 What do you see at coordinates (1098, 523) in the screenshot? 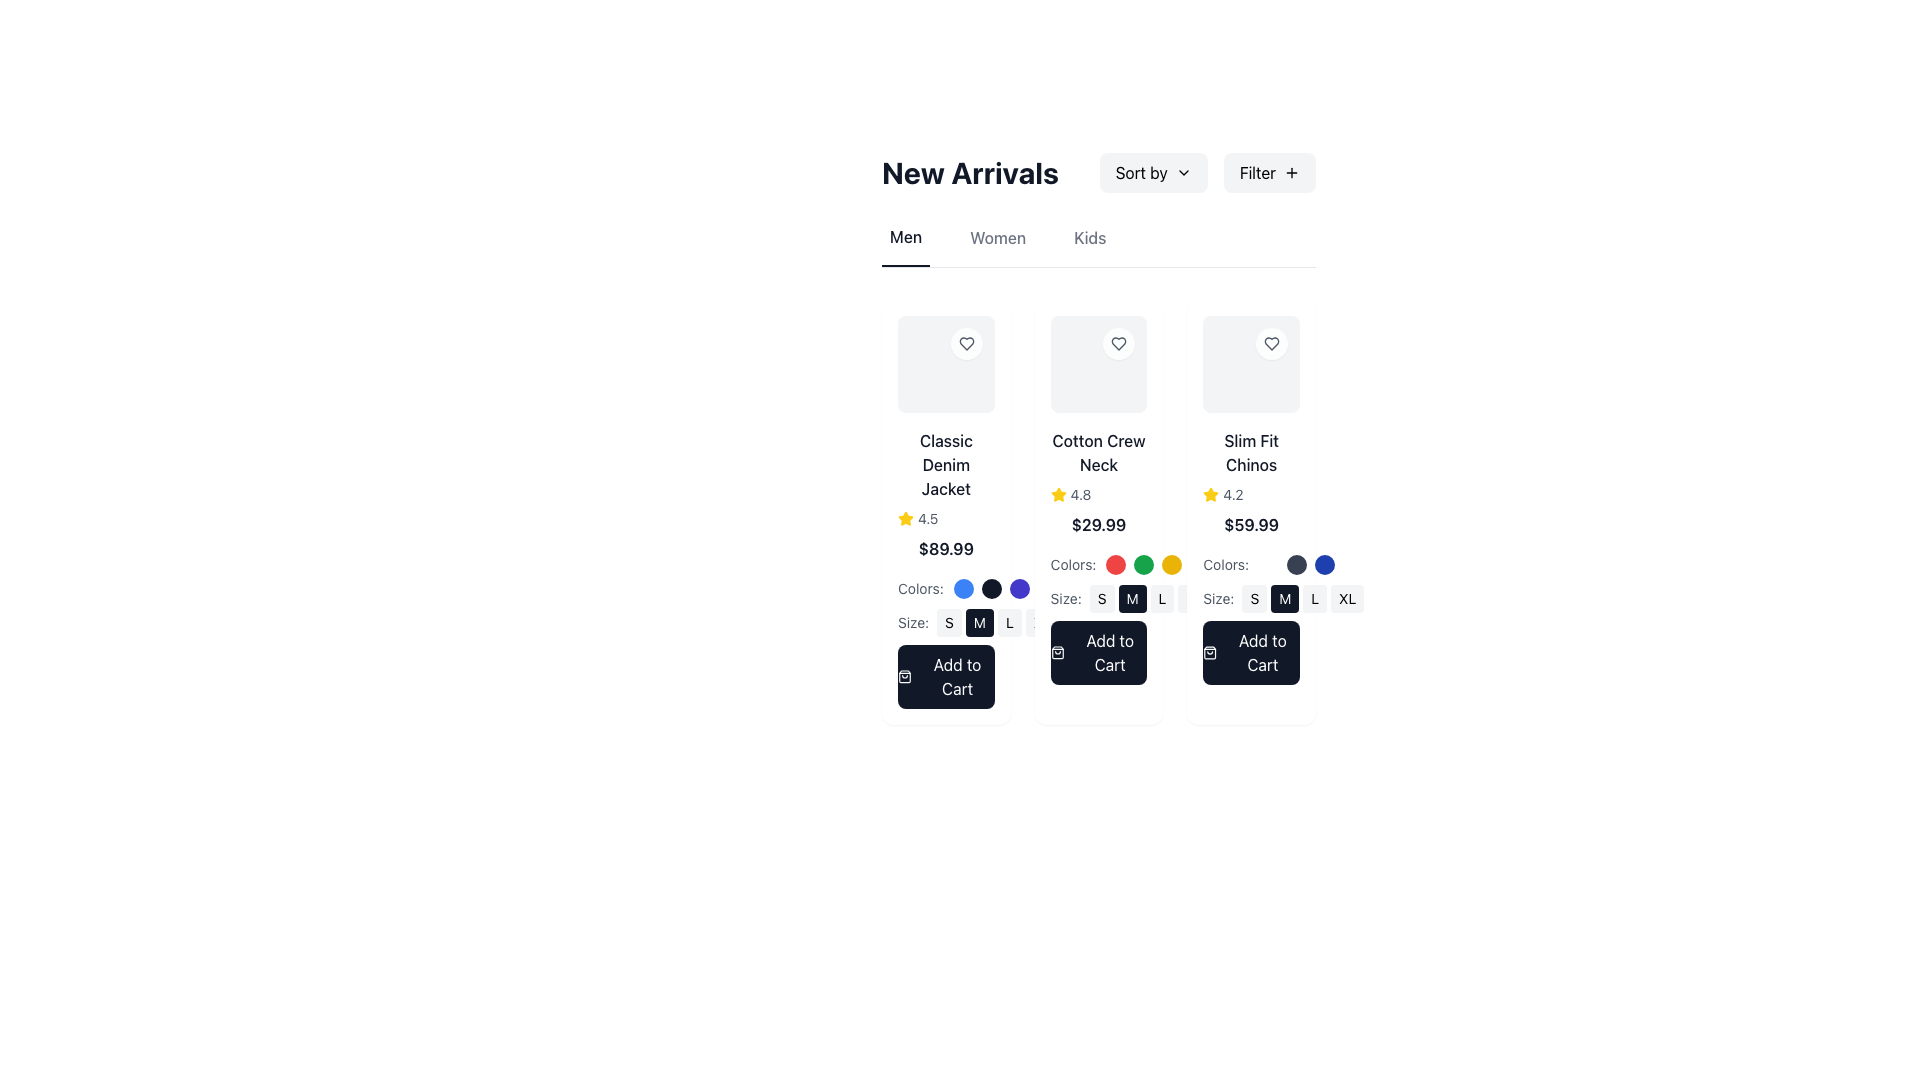
I see `the static text element displaying the price of the product, located below the rating text and above the color options in the 'Cotton Crew Neck' section` at bounding box center [1098, 523].